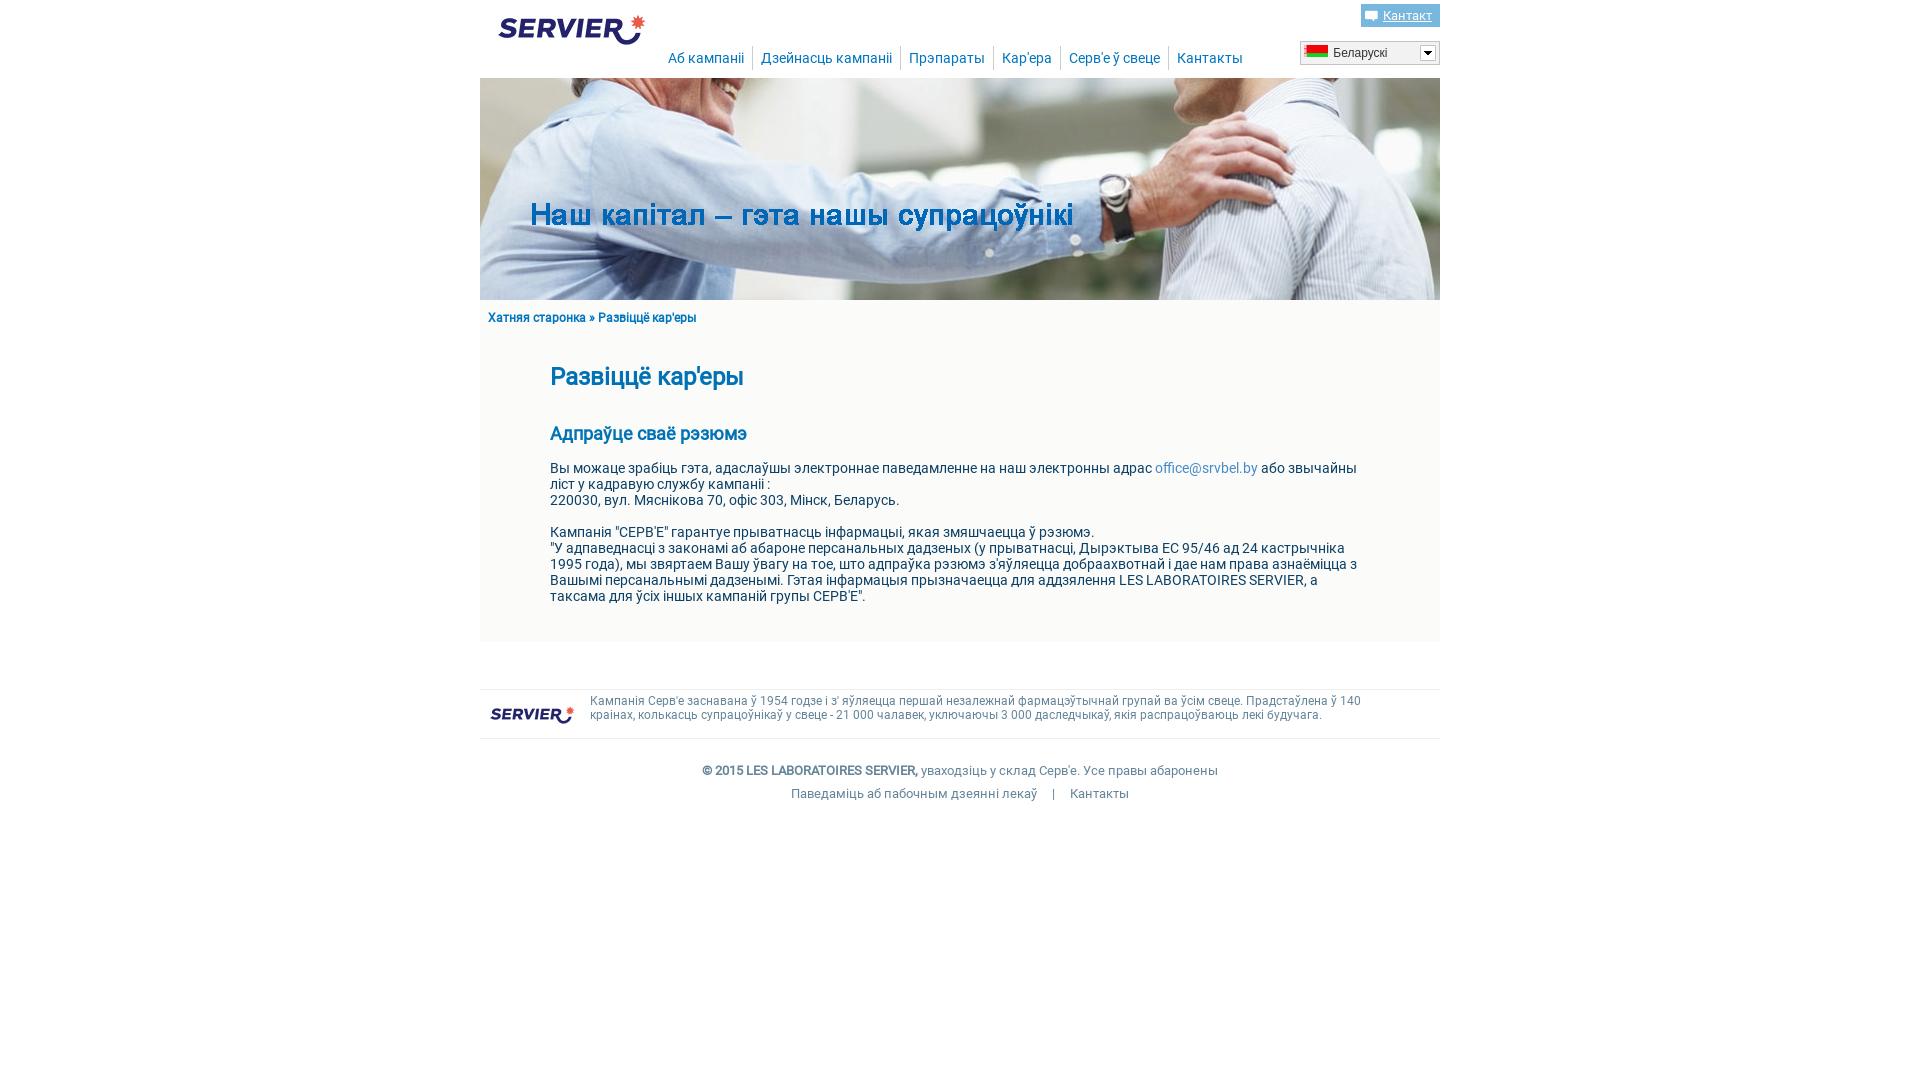 This screenshot has height=1080, width=1920. I want to click on 'office@srvbel.by', so click(1155, 467).